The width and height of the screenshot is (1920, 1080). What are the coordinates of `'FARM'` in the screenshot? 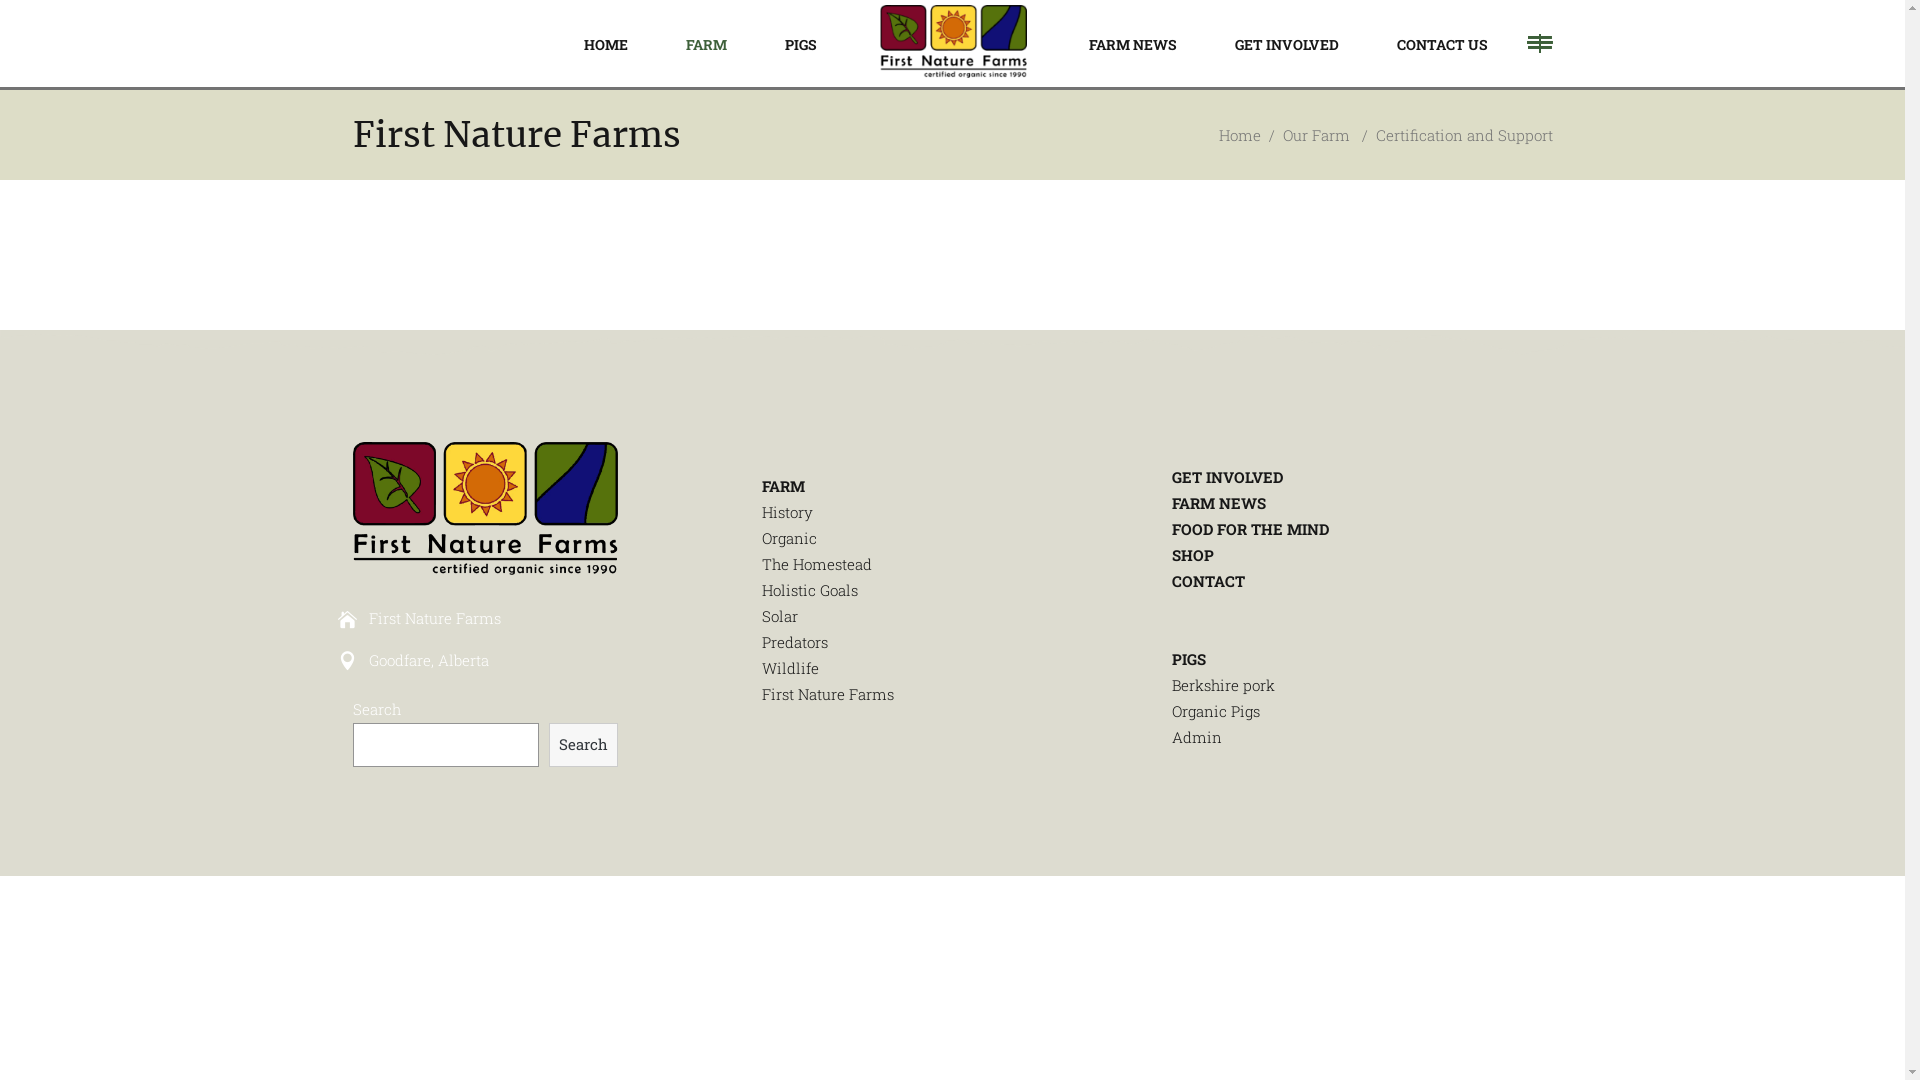 It's located at (705, 43).